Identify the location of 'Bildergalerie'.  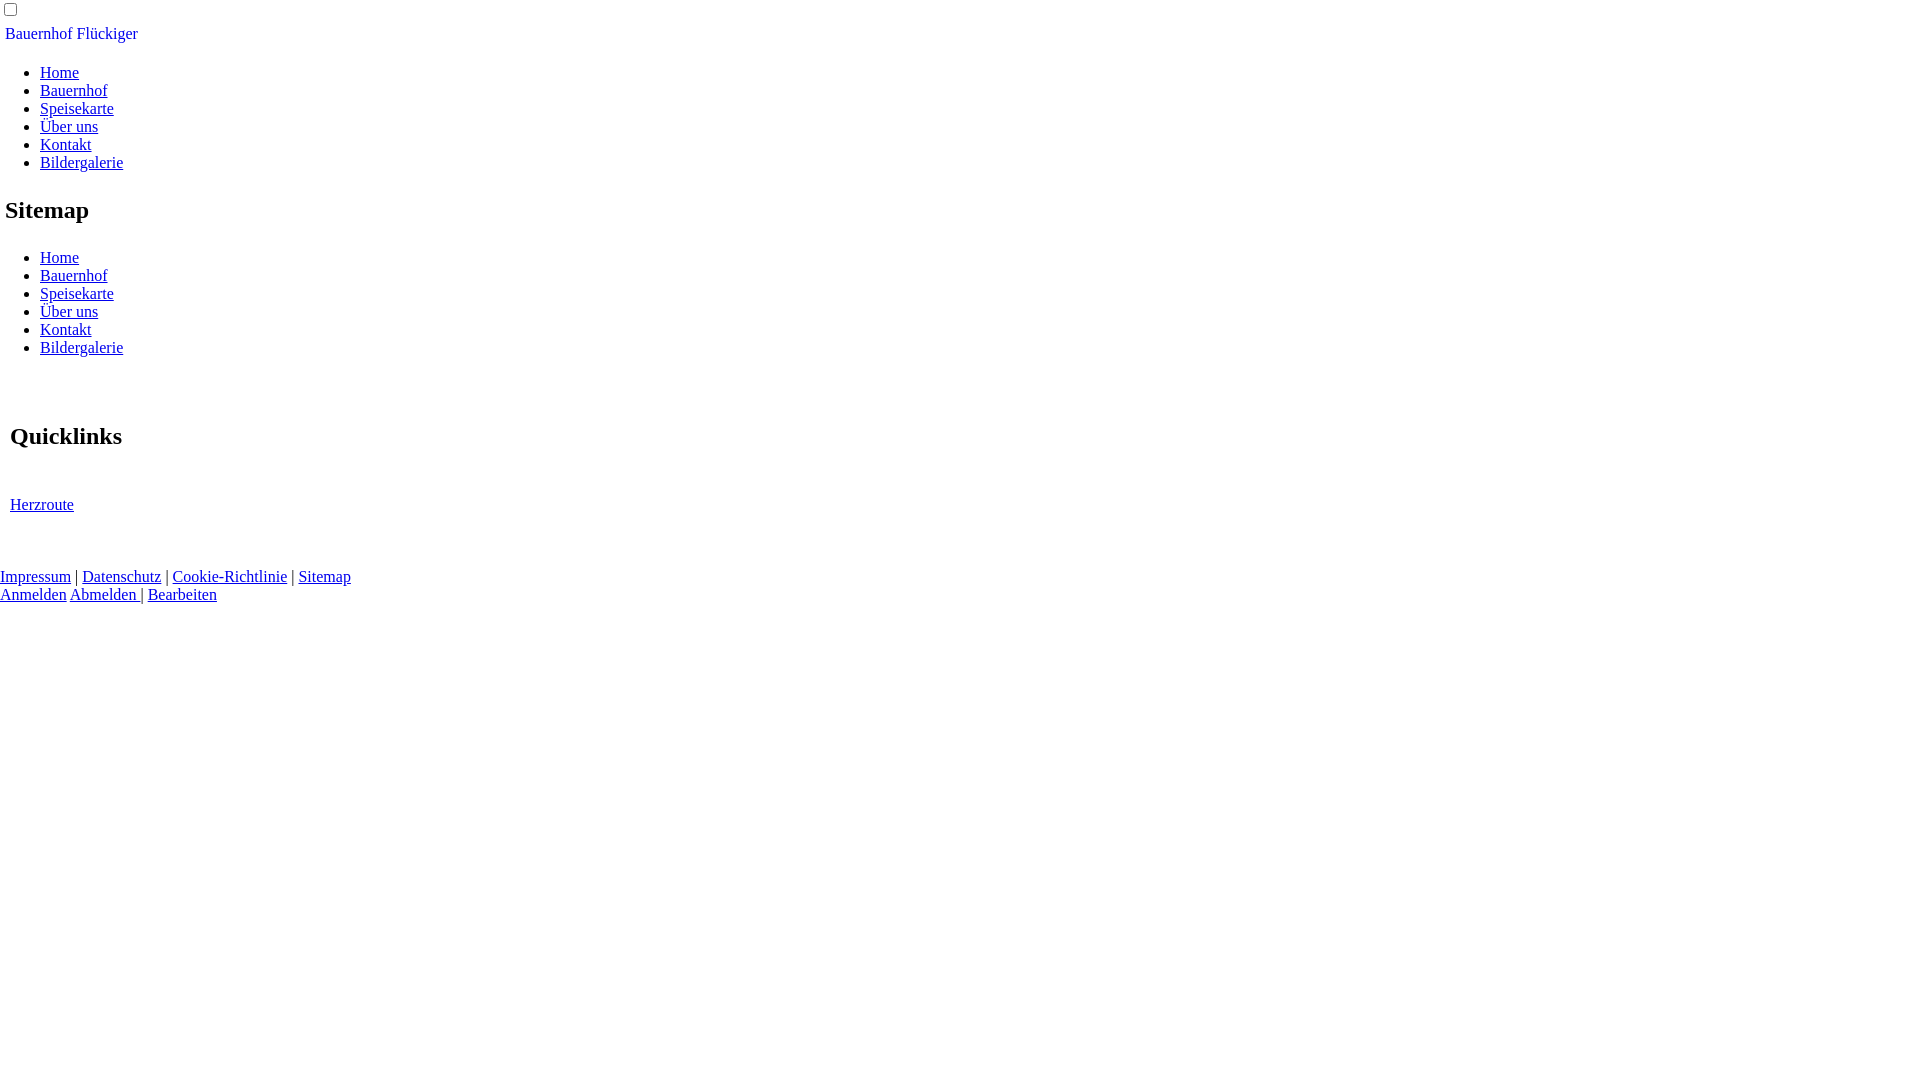
(80, 346).